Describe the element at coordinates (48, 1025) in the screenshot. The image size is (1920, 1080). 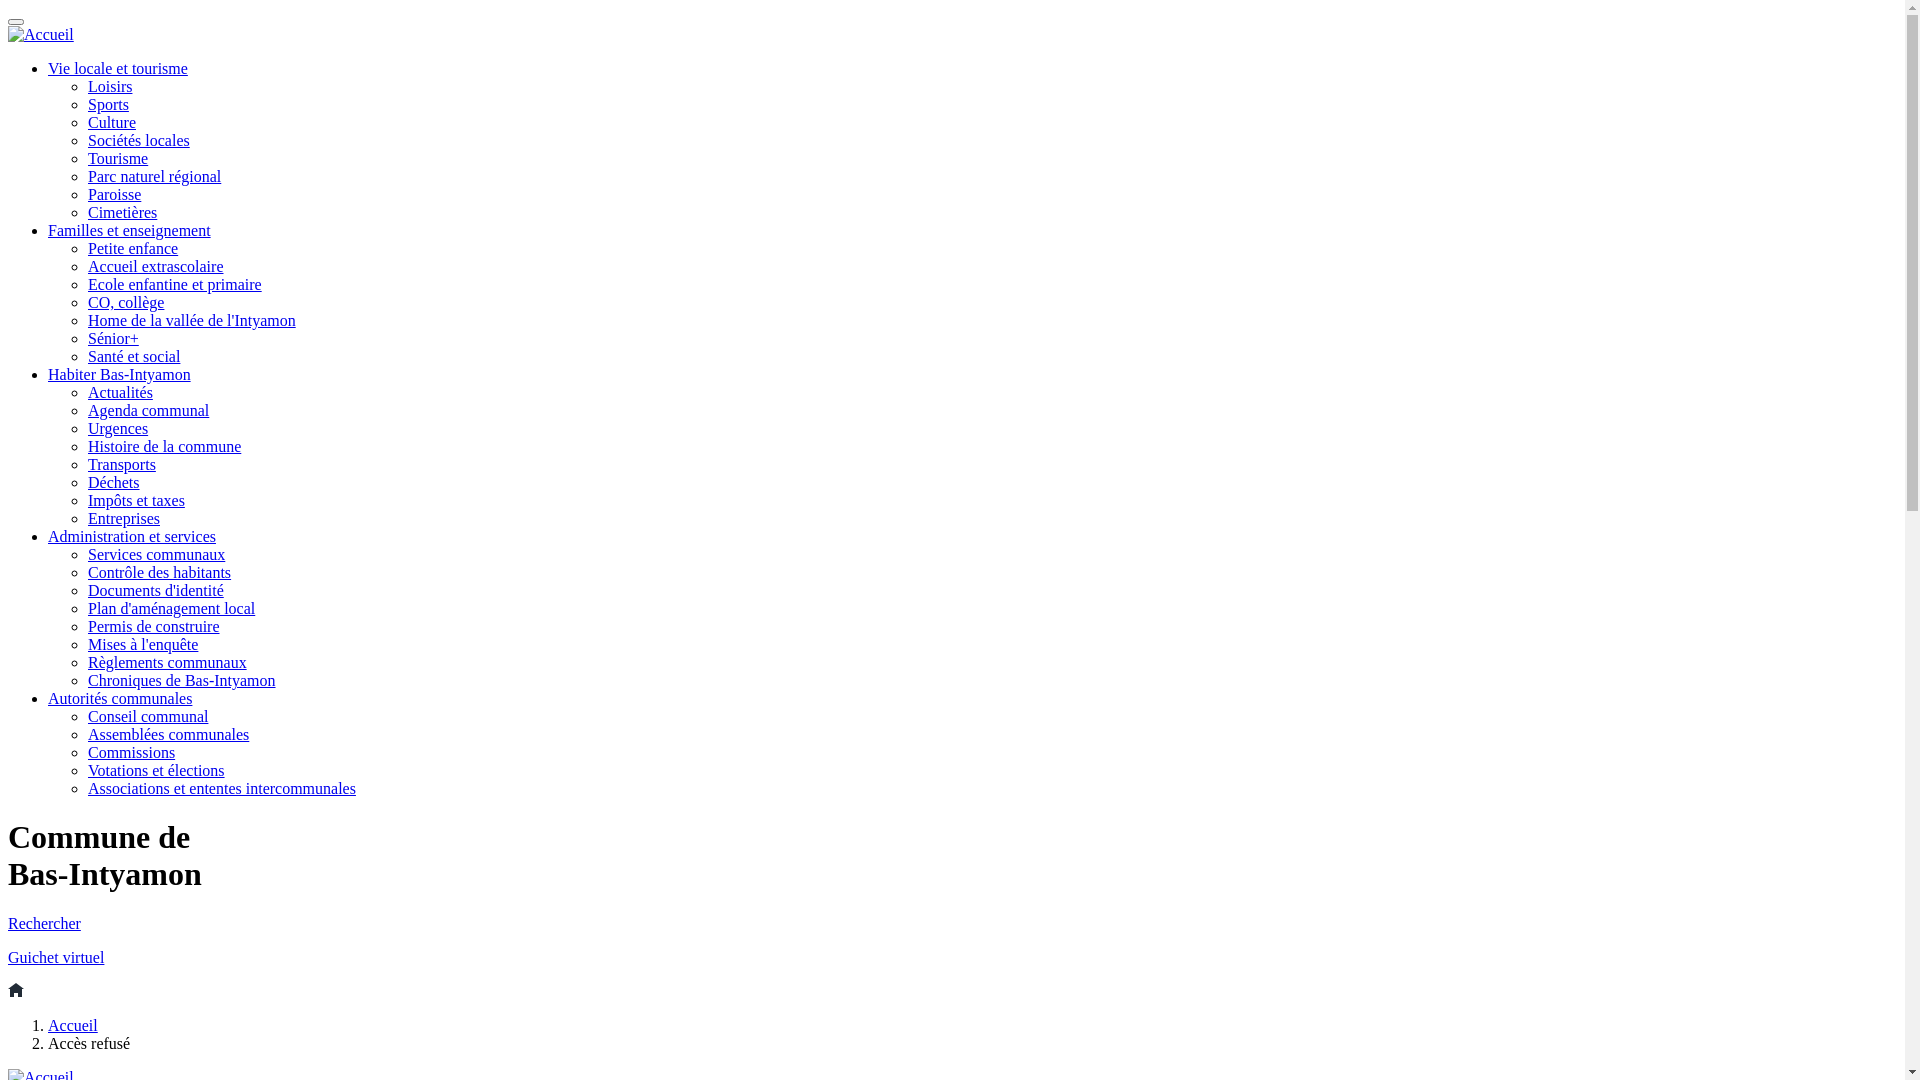
I see `'Accueil'` at that location.